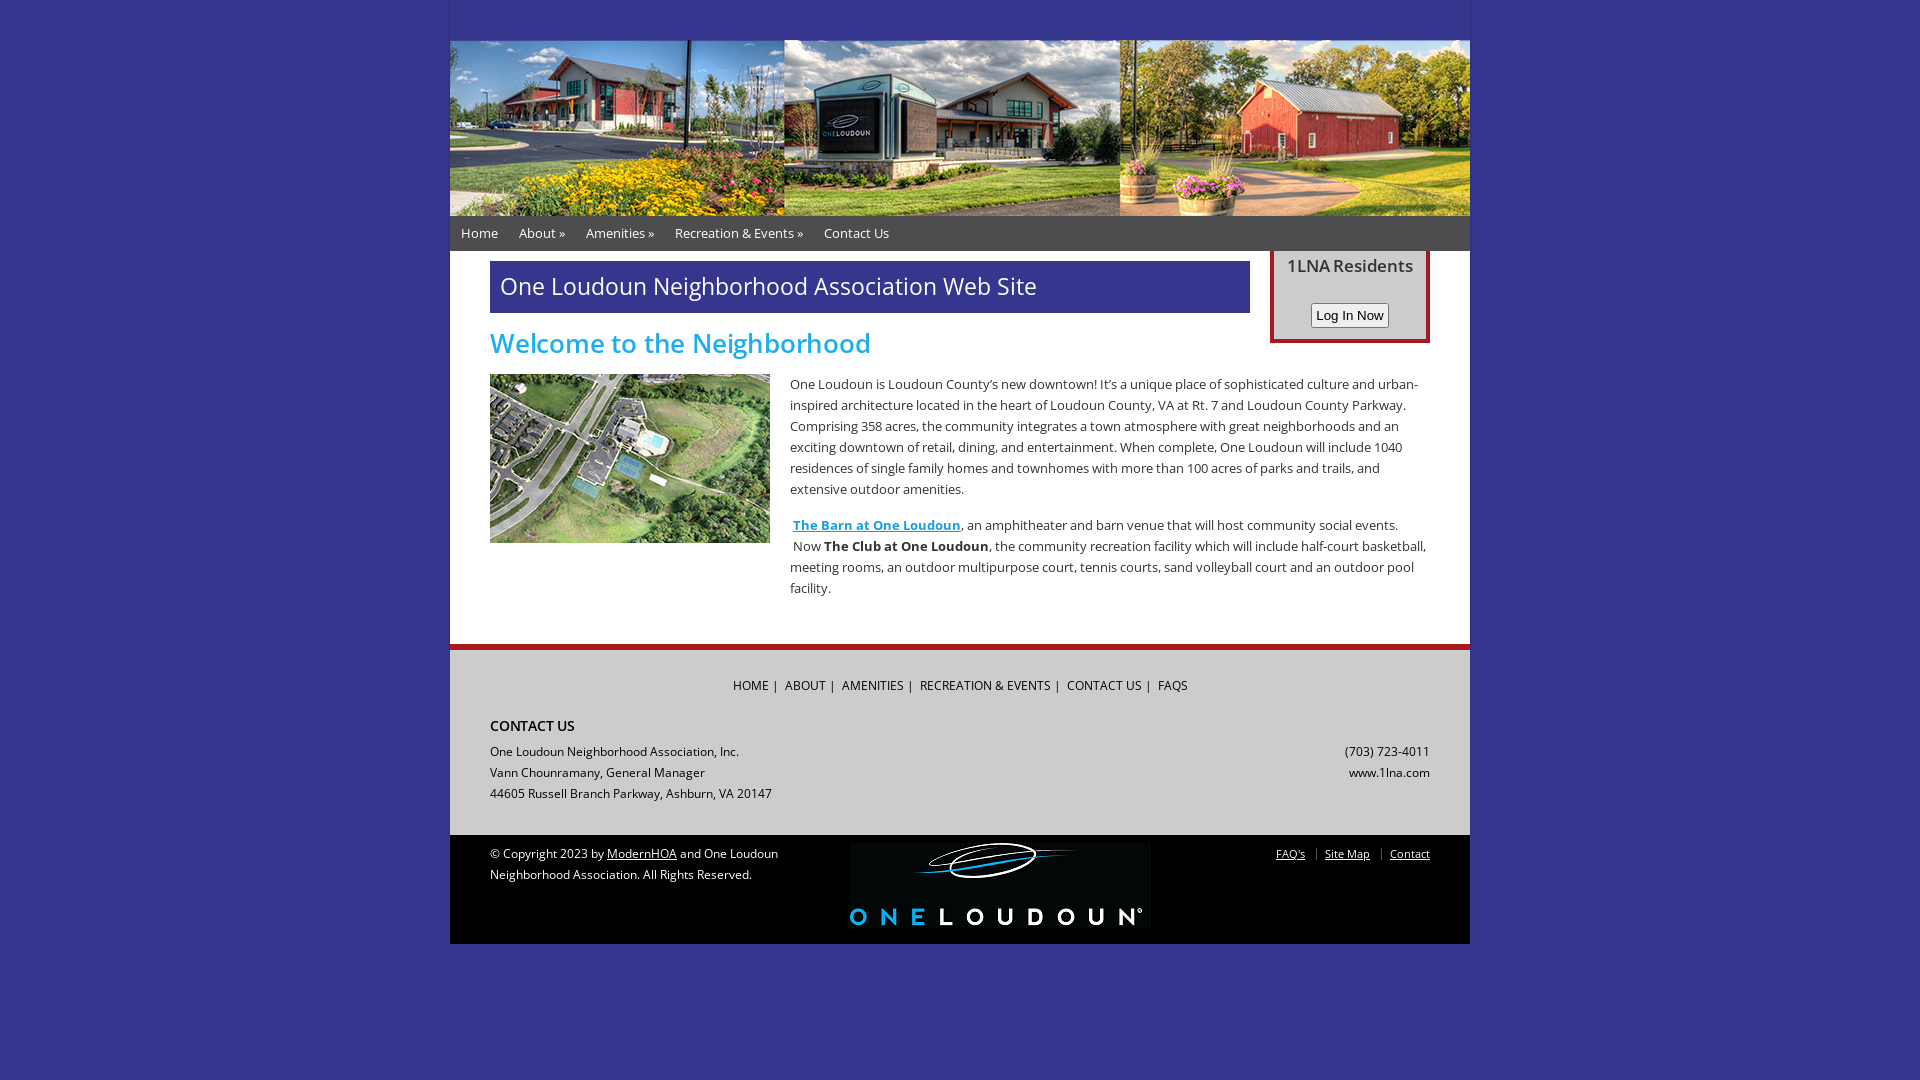 Image resolution: width=1920 pixels, height=1080 pixels. I want to click on 'www.1lna.com', so click(1388, 771).